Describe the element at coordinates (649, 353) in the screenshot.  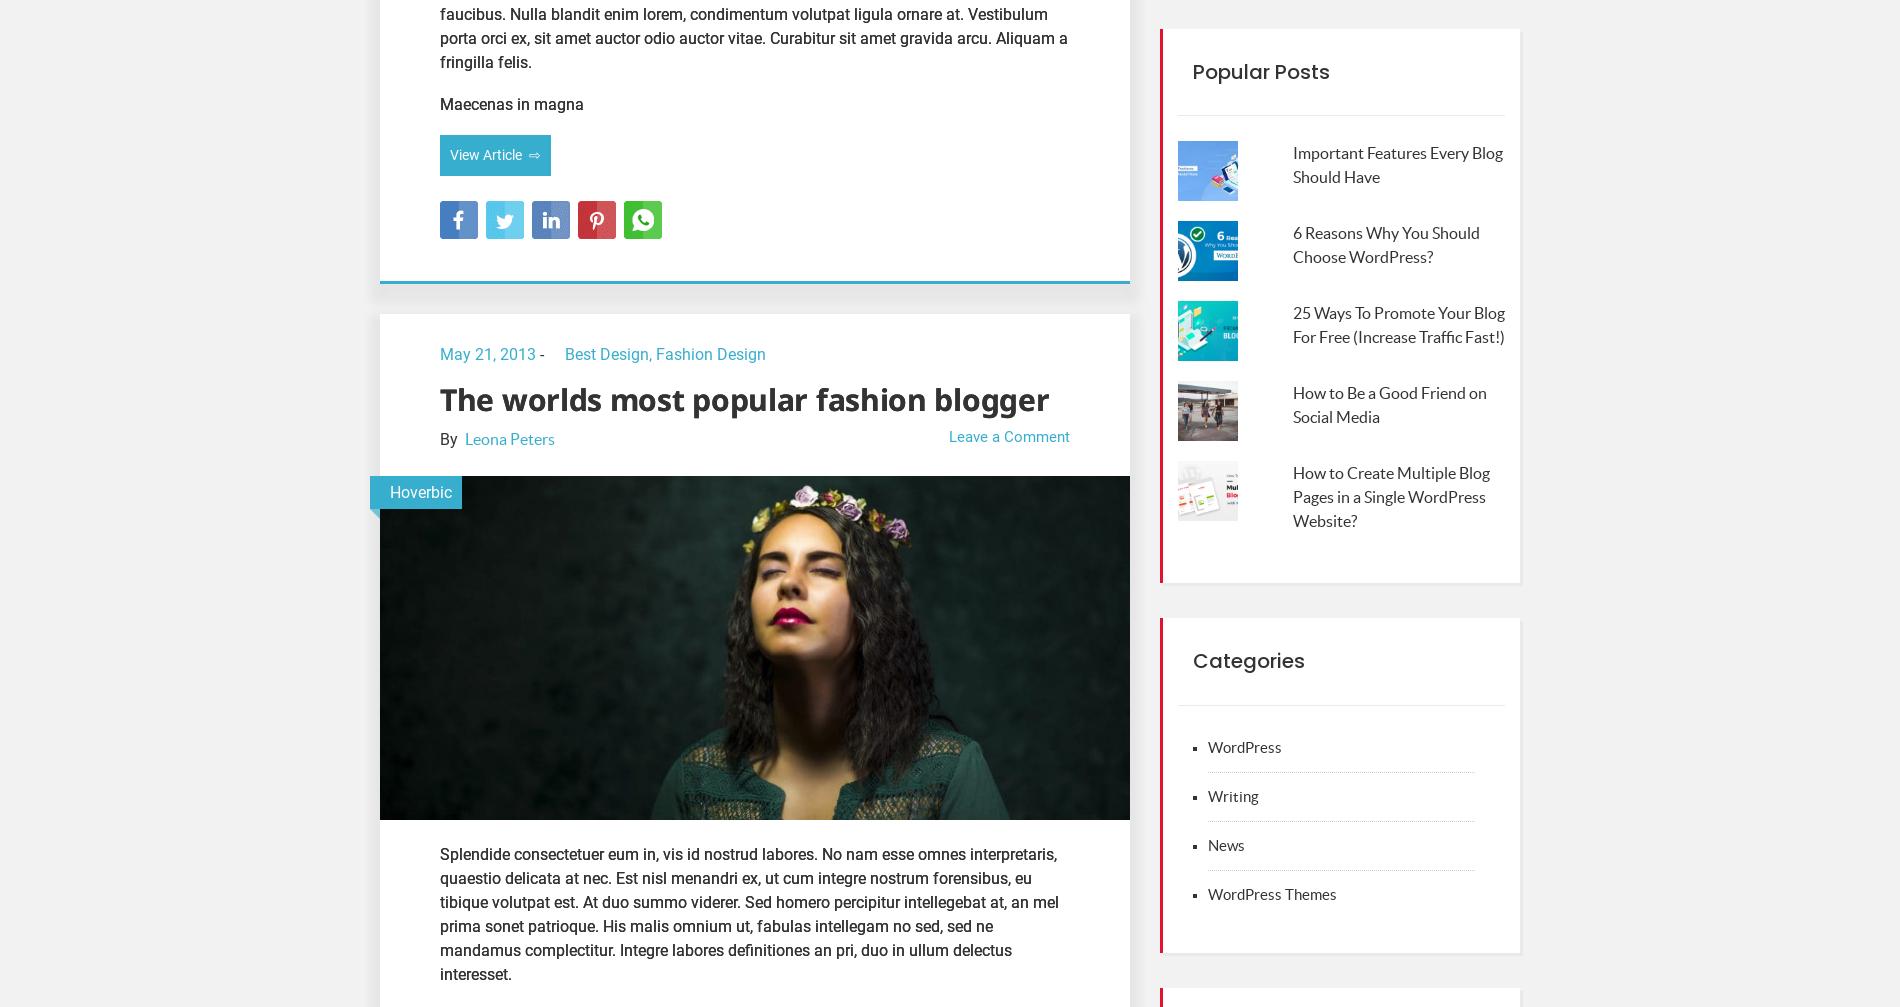
I see `','` at that location.